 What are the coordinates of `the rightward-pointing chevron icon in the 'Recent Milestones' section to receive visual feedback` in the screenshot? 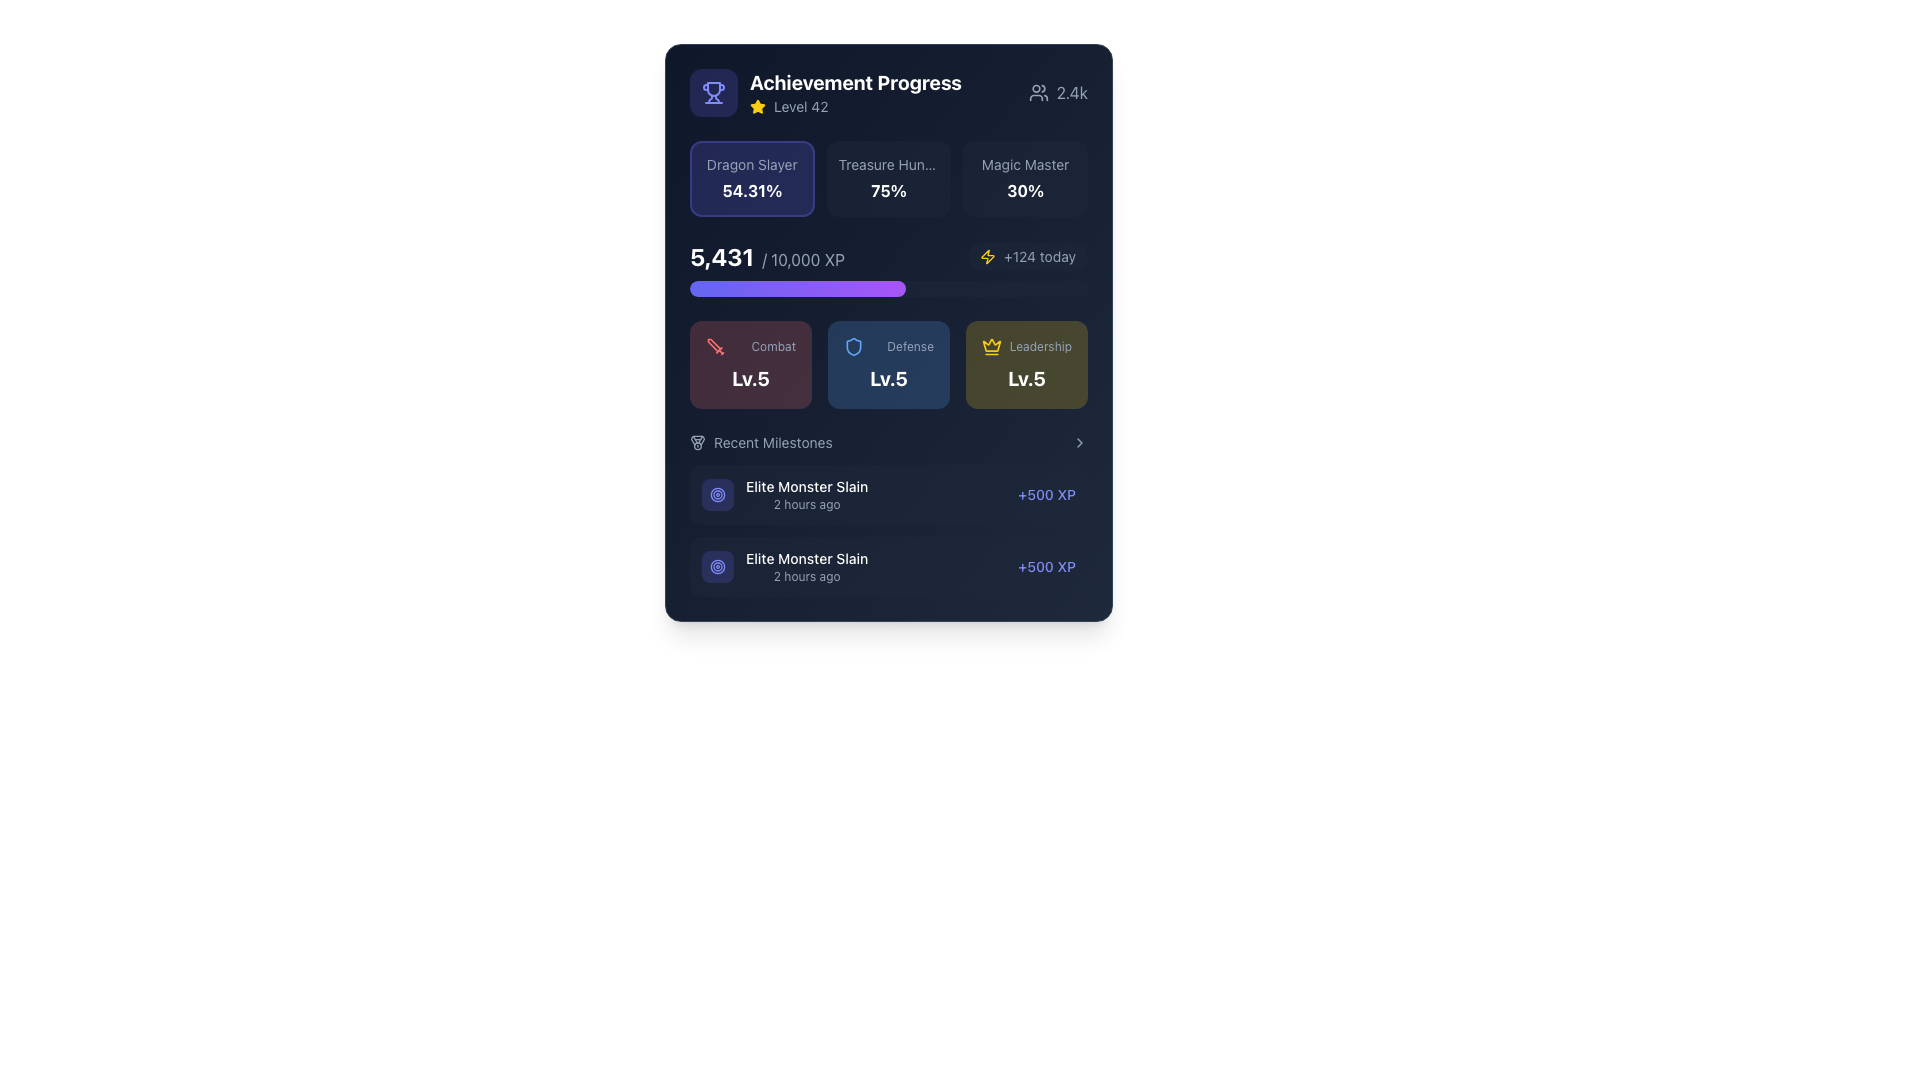 It's located at (1079, 442).